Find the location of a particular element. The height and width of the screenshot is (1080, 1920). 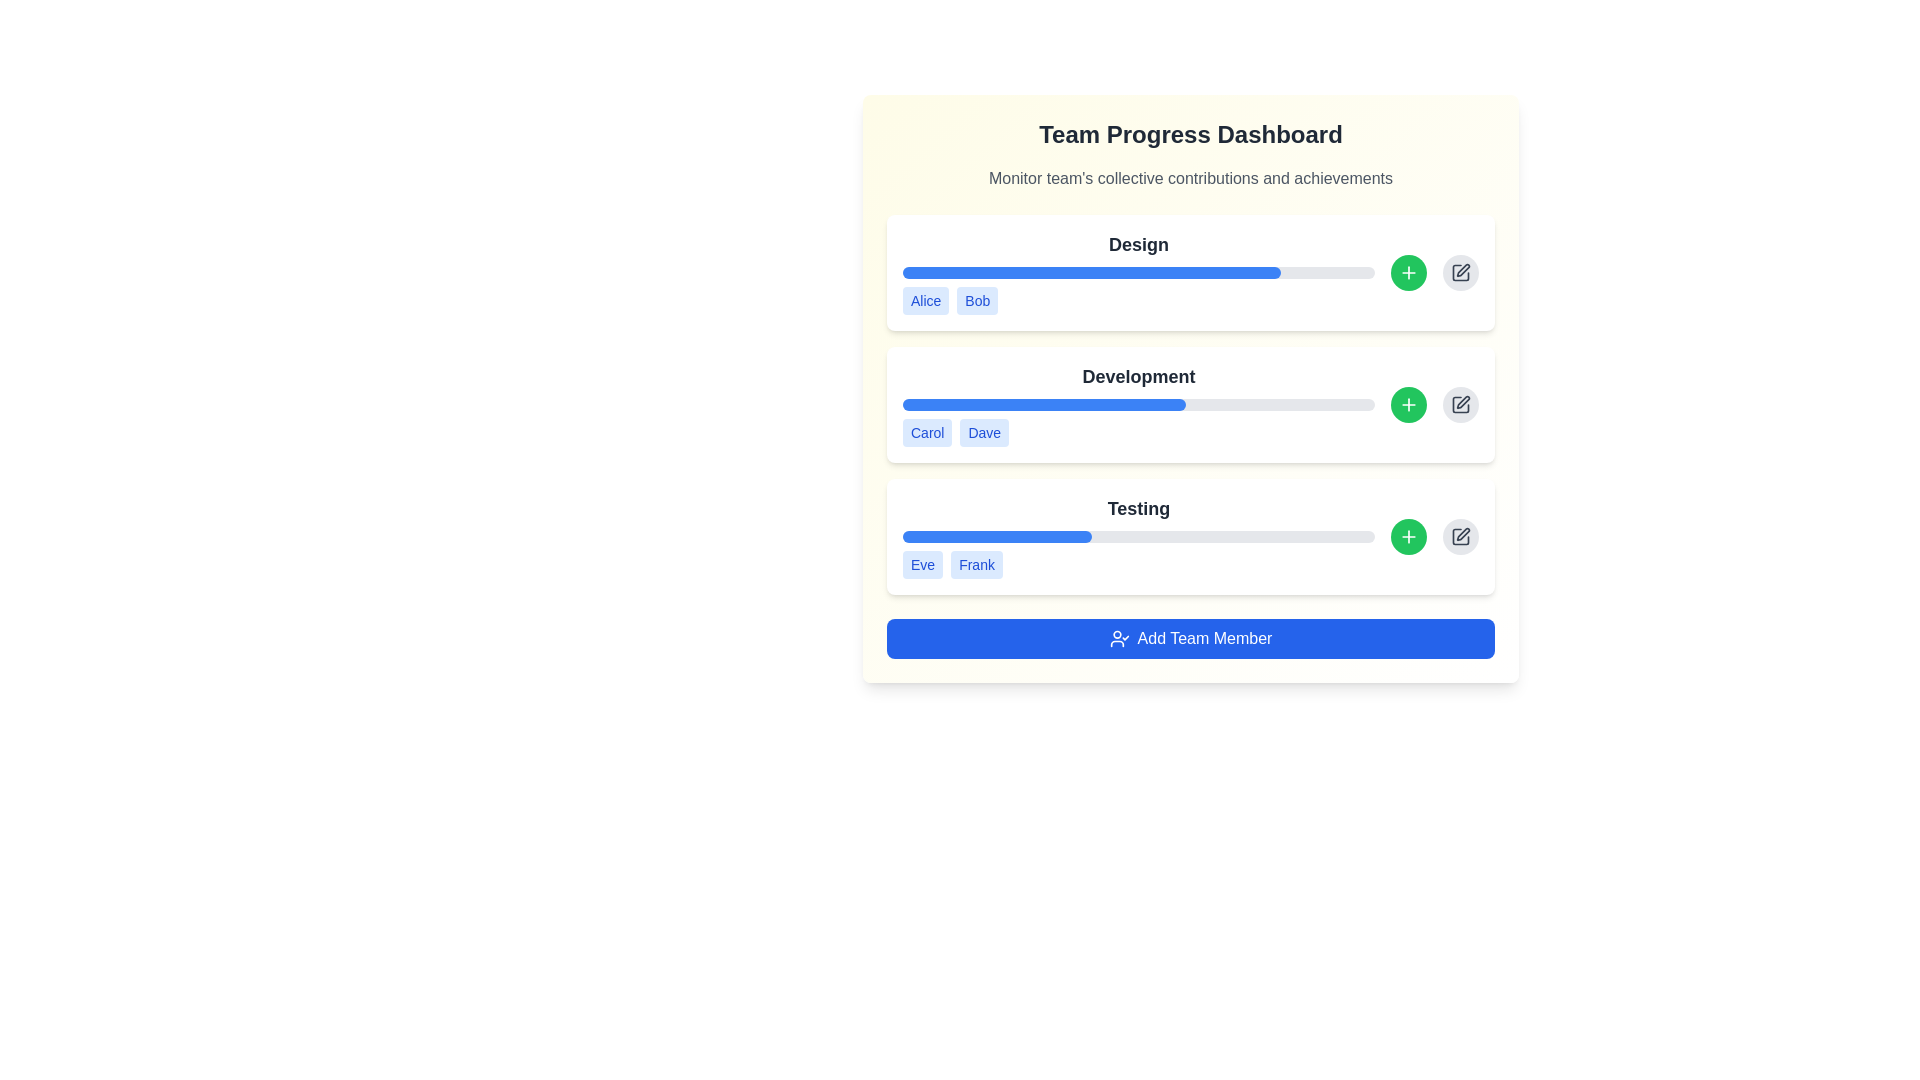

the Progress bar segment representing the completion of the 'Testing' task, located in the 'Testing' section of the interface is located at coordinates (997, 535).